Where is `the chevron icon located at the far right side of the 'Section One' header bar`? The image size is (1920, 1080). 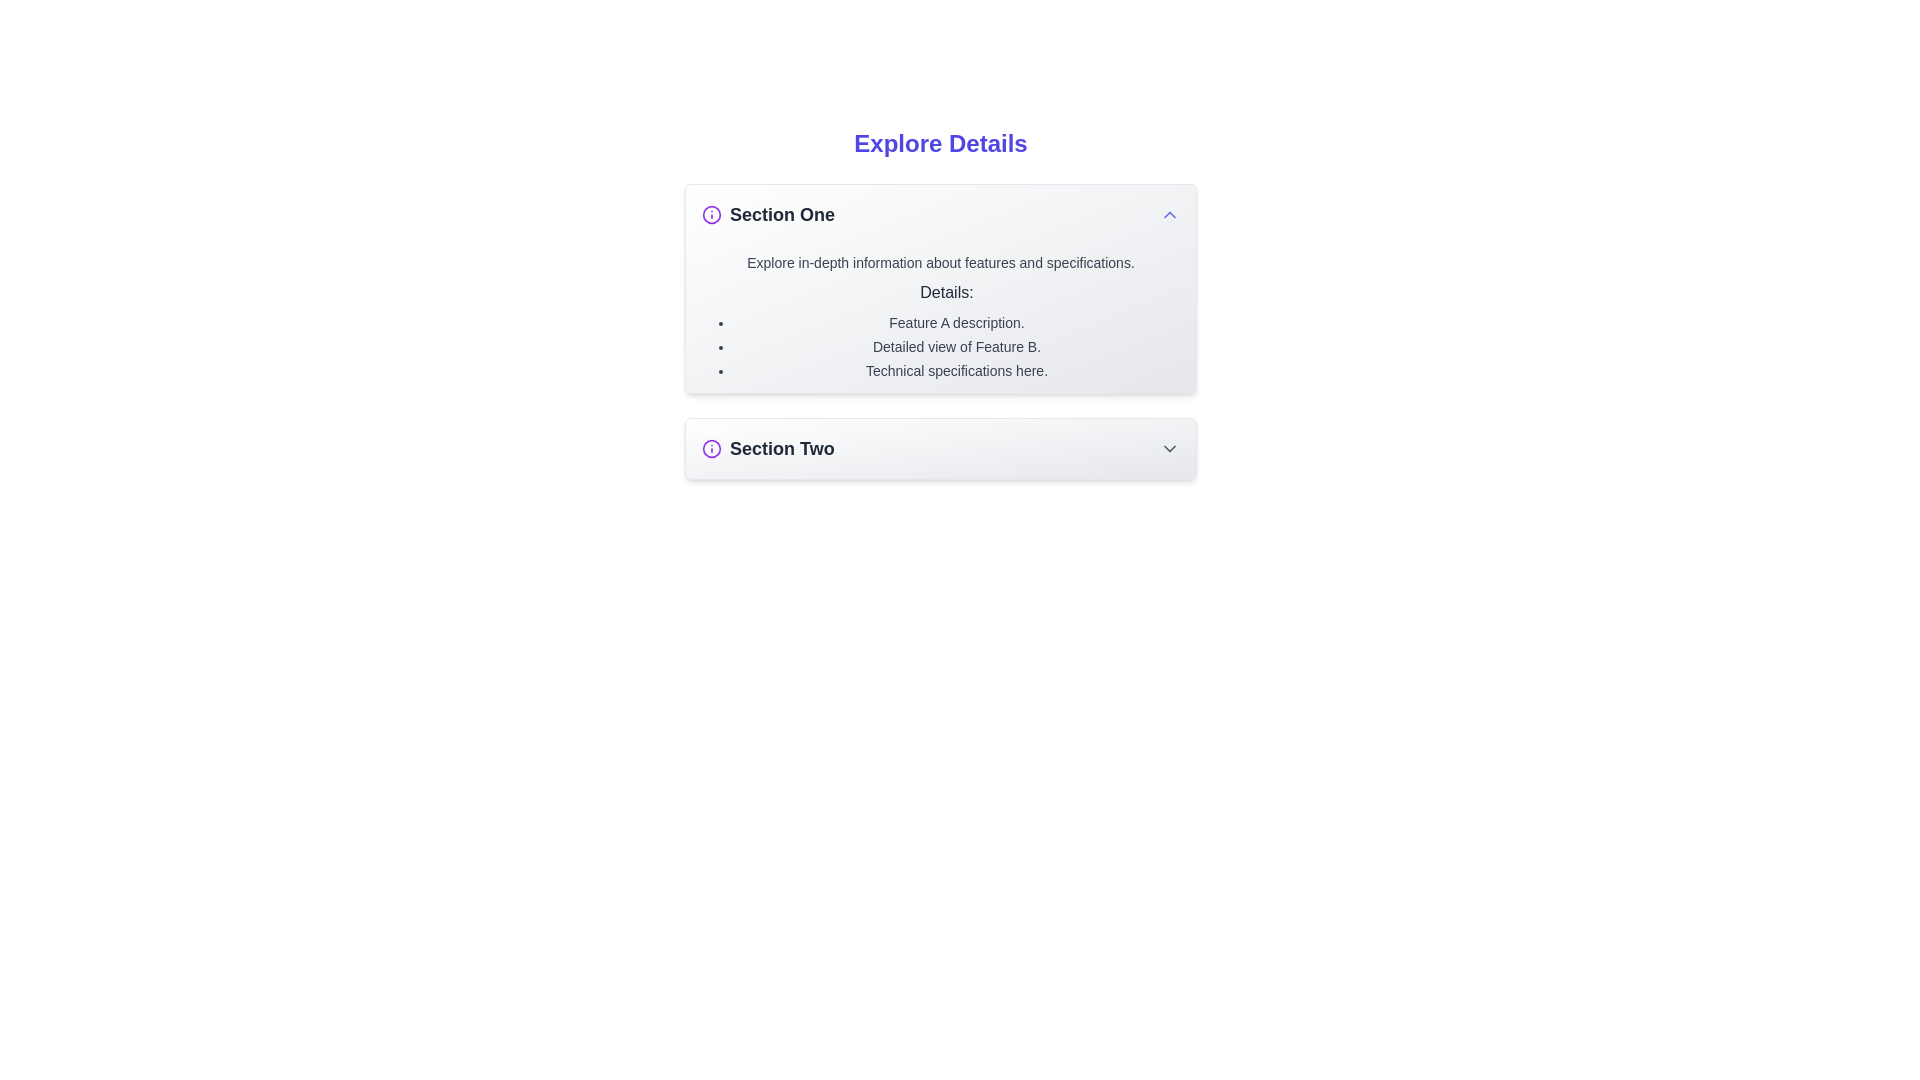 the chevron icon located at the far right side of the 'Section One' header bar is located at coordinates (1170, 215).